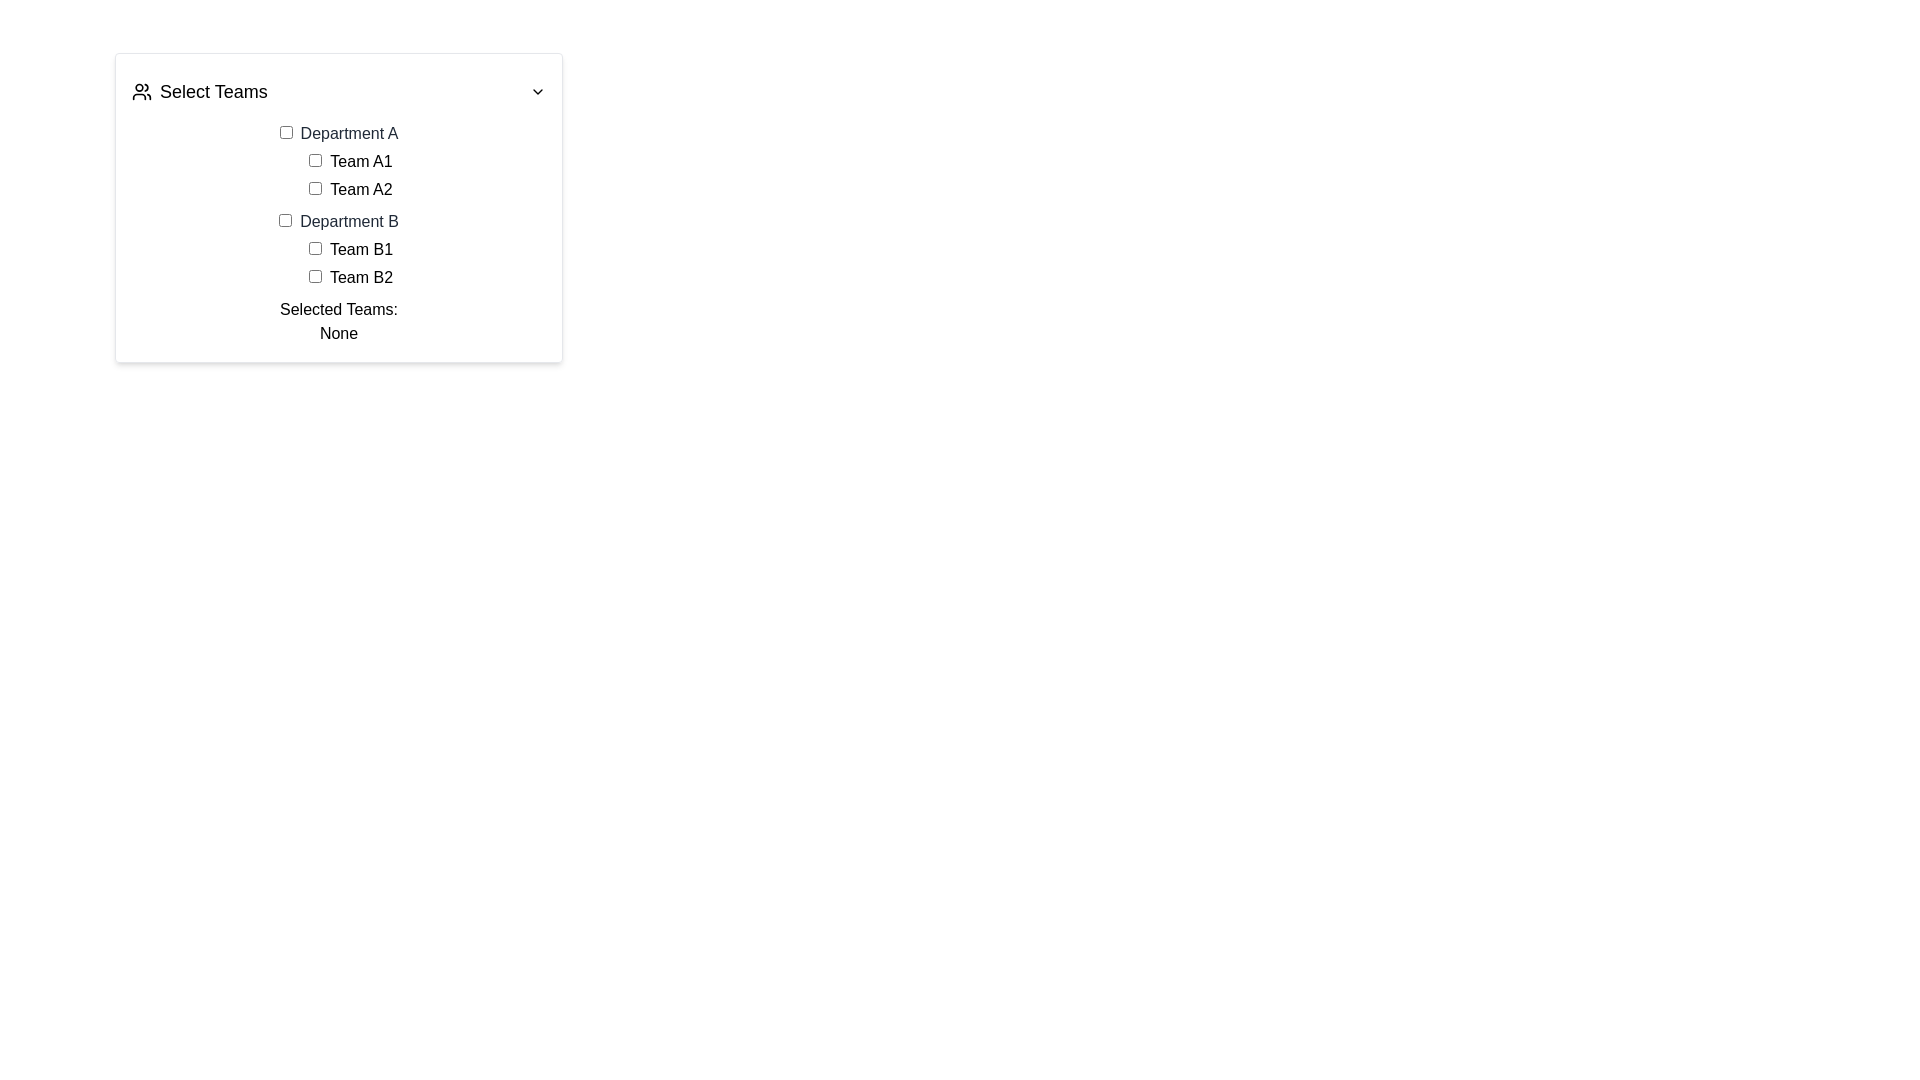  I want to click on the 'Department B' text label with checkbox, which is styled with a gray background and located under 'Department A.', so click(339, 222).